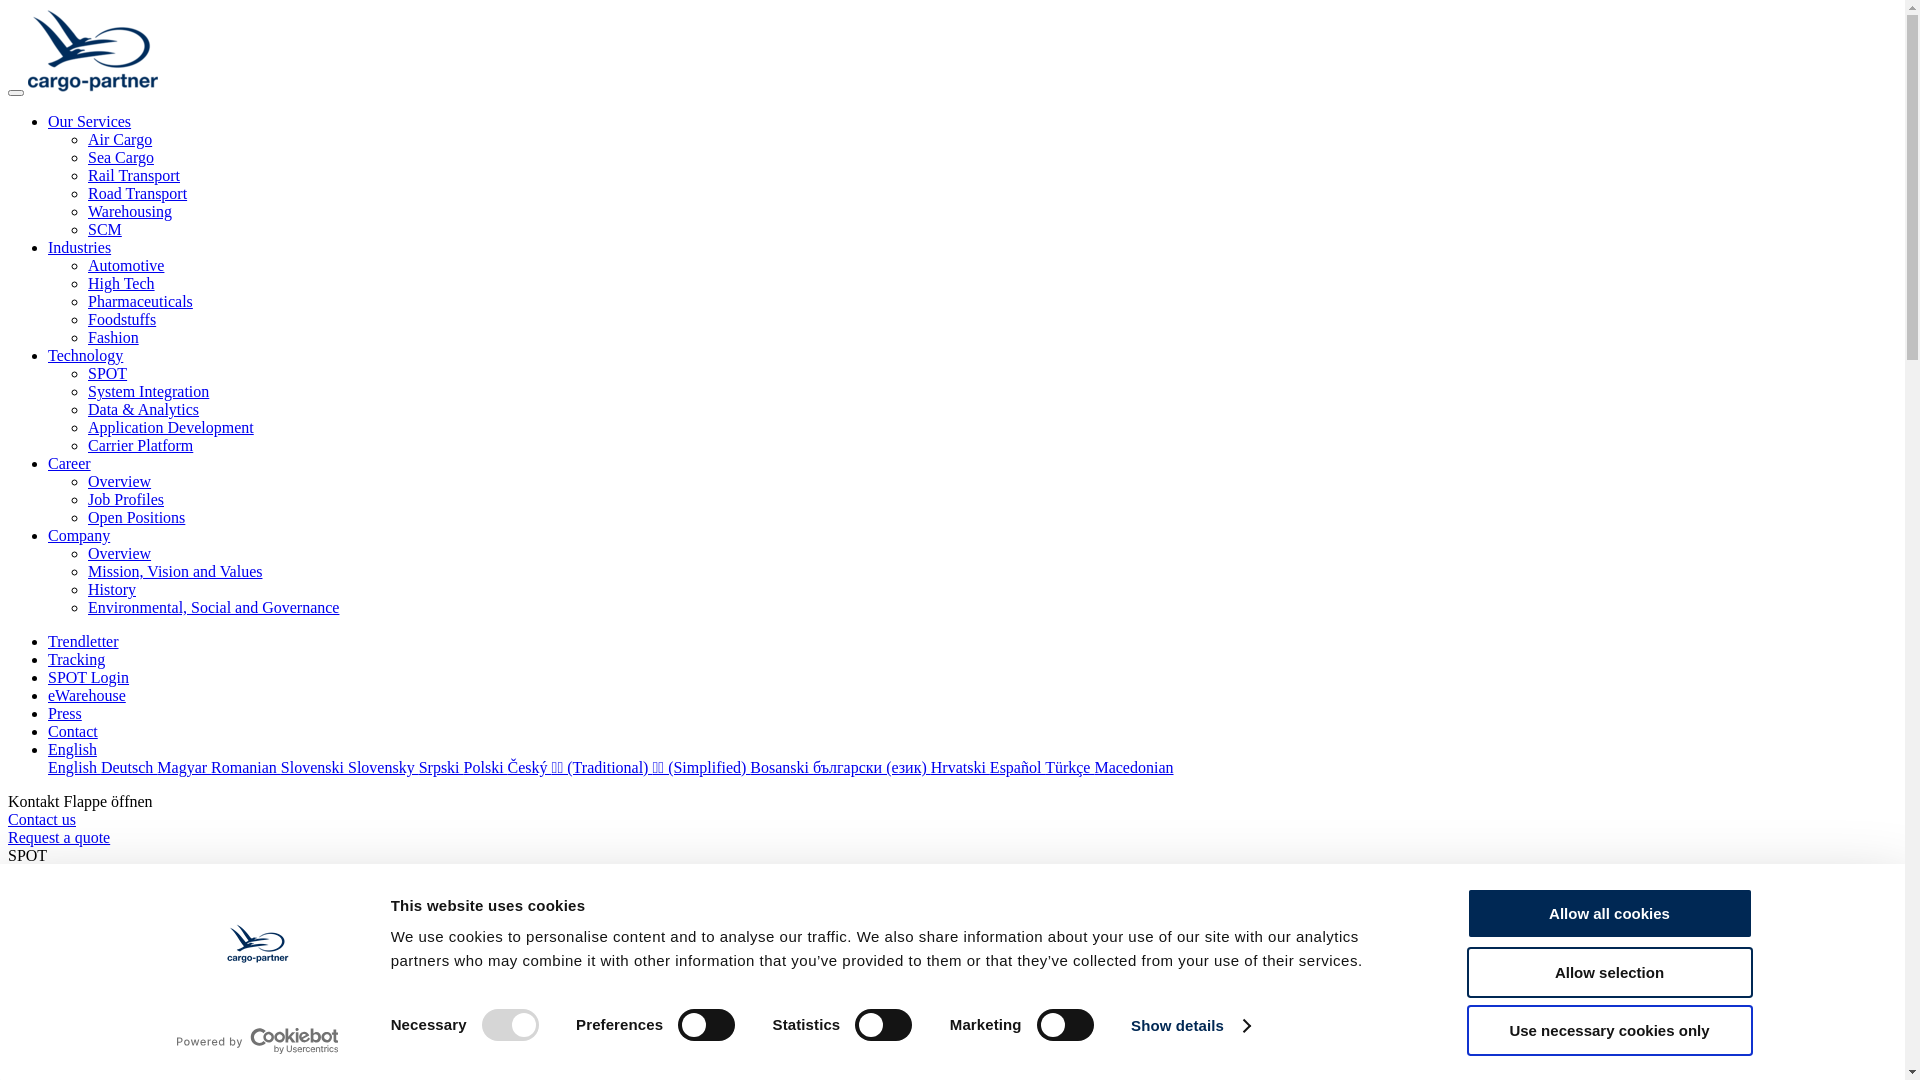  What do you see at coordinates (213, 606) in the screenshot?
I see `'Environmental, Social and Governance'` at bounding box center [213, 606].